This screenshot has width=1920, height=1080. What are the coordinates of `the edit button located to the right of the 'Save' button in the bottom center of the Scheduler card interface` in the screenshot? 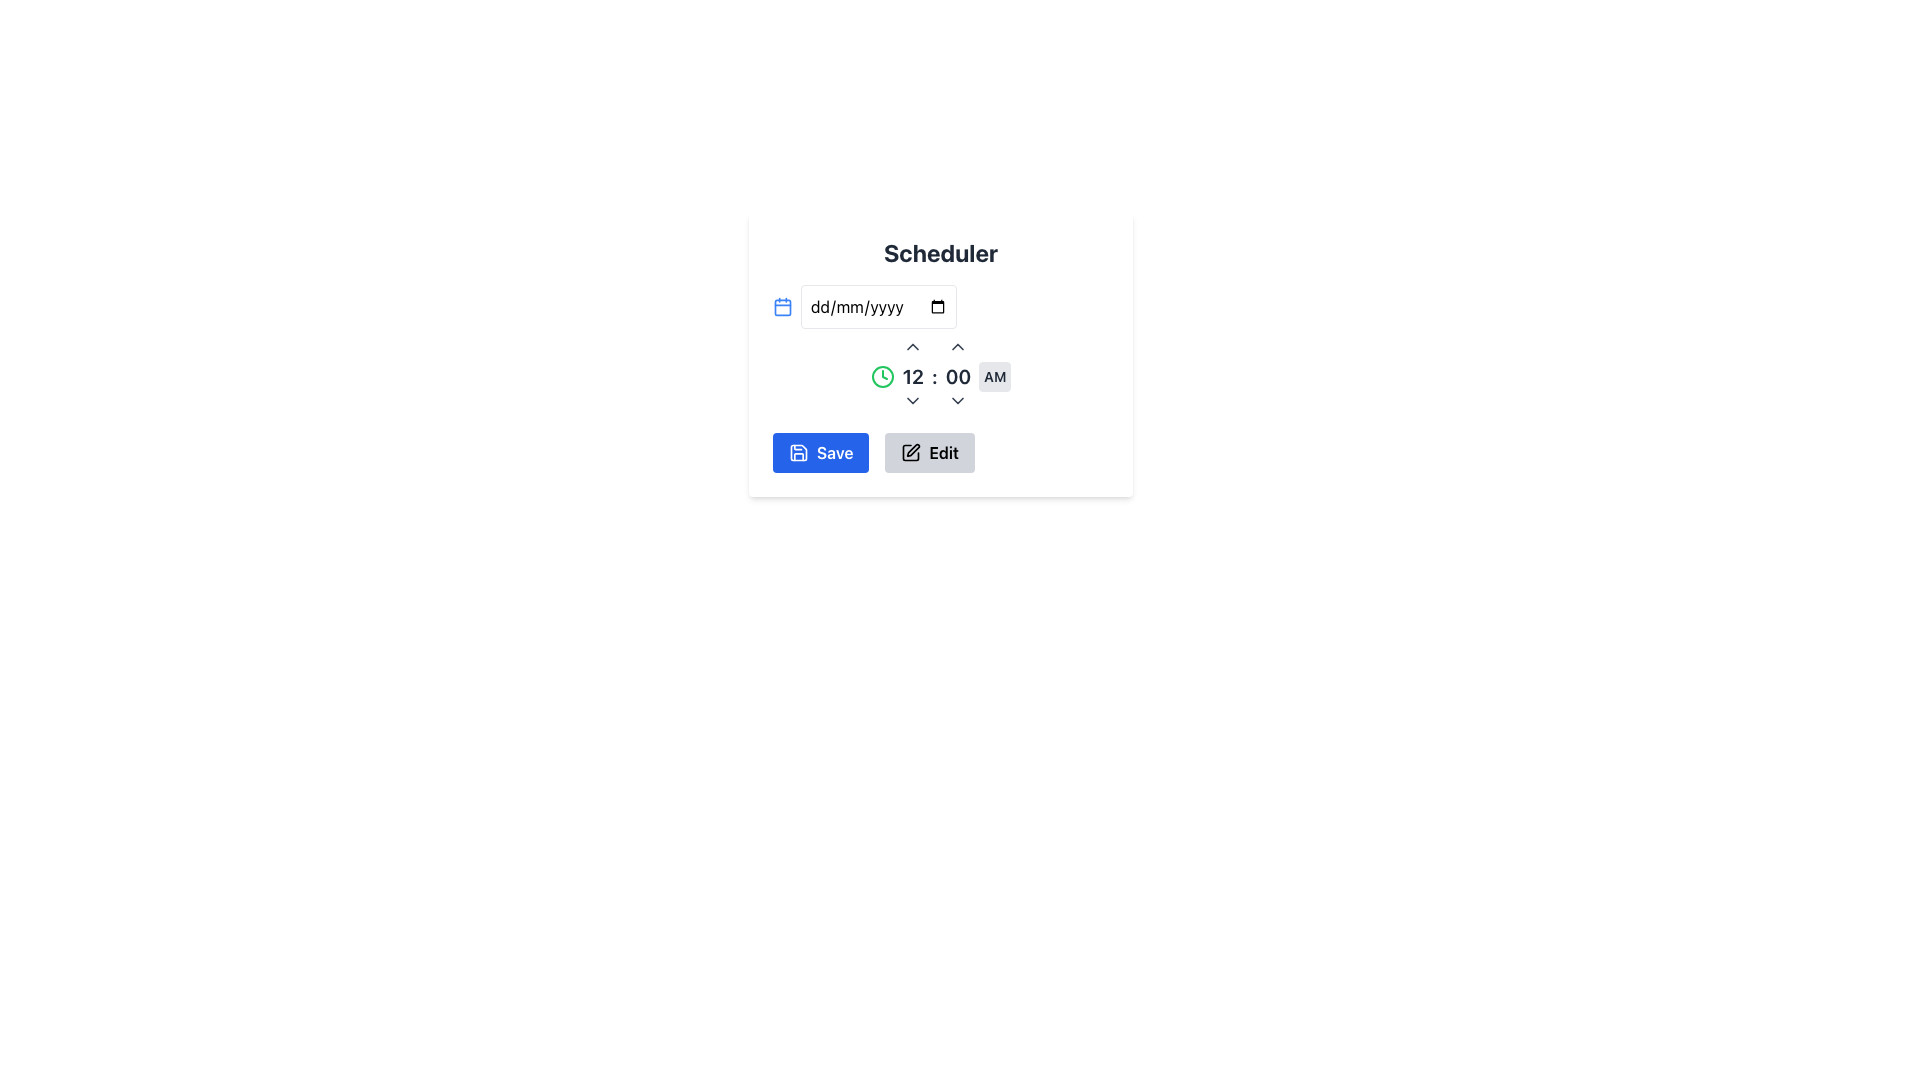 It's located at (929, 452).